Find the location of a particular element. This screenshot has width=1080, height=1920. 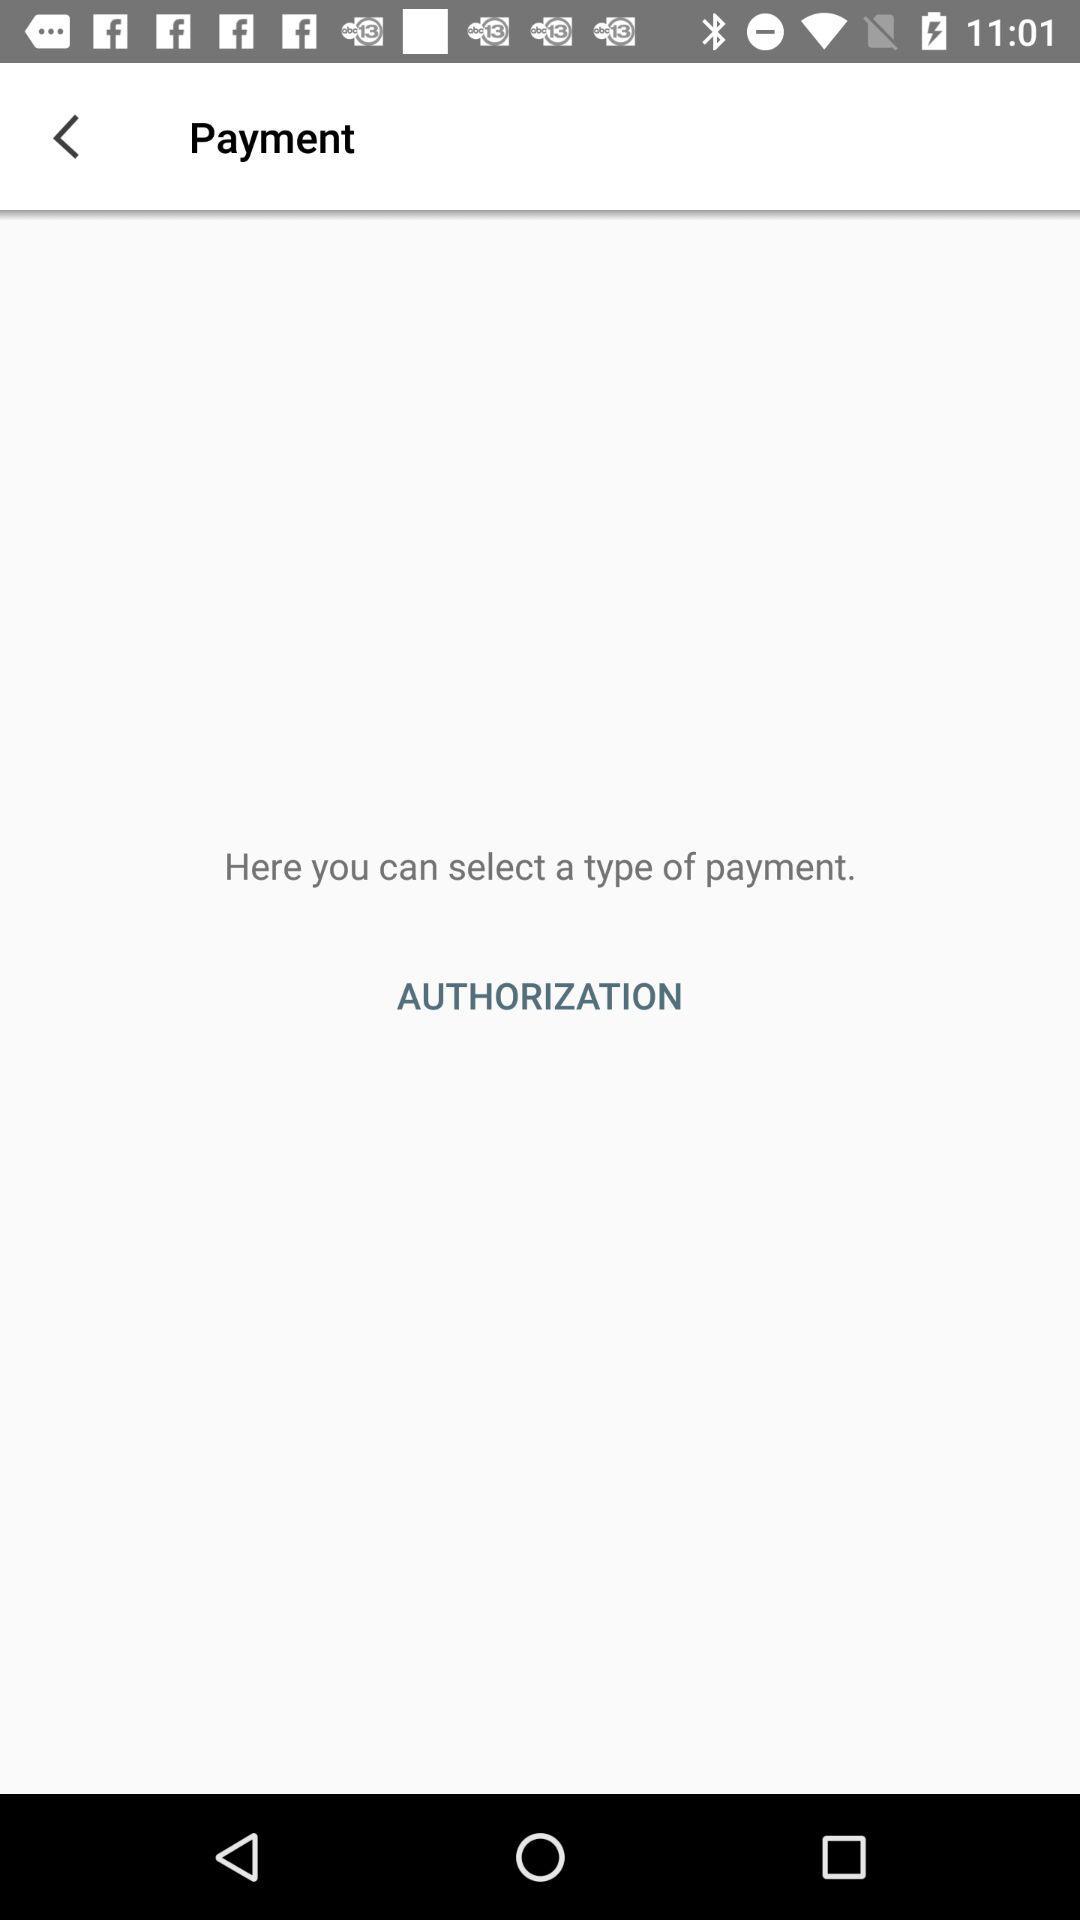

the authorization is located at coordinates (540, 995).